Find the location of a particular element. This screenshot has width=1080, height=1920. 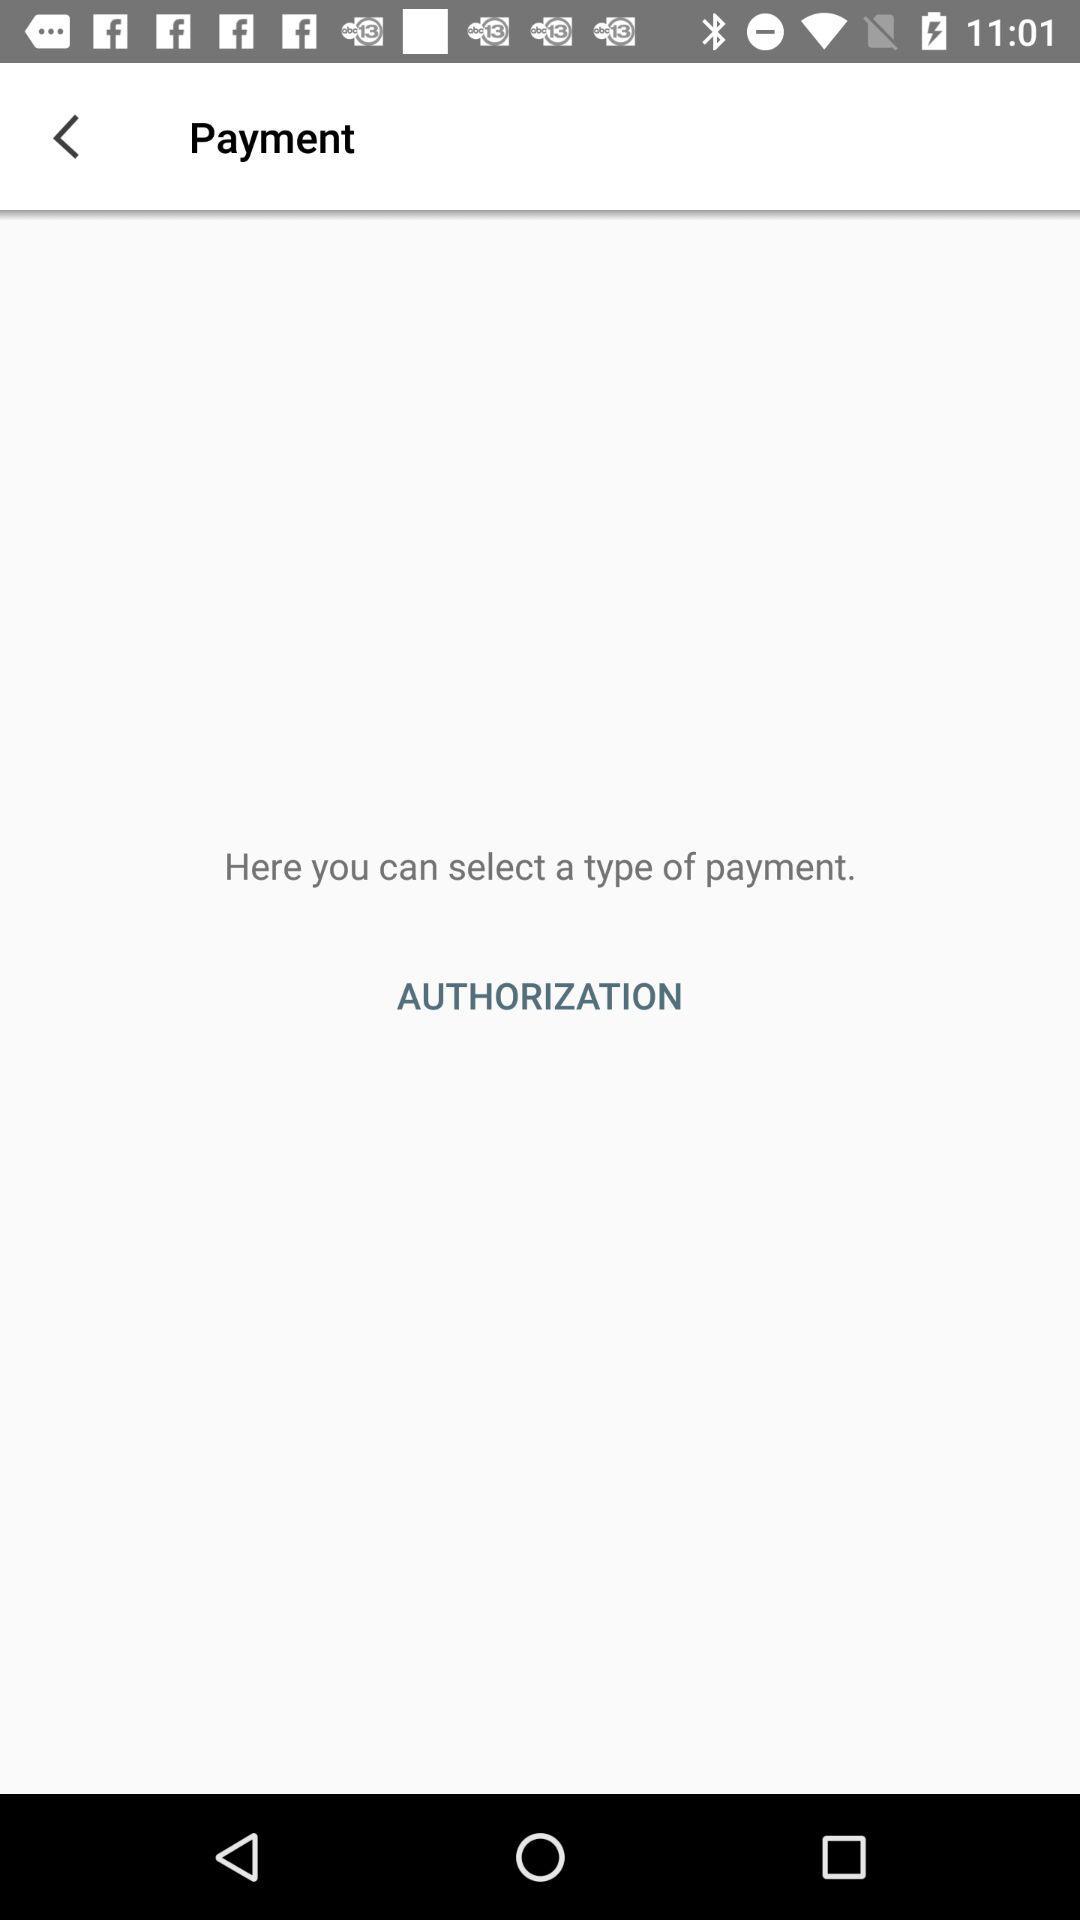

the authorization is located at coordinates (540, 995).